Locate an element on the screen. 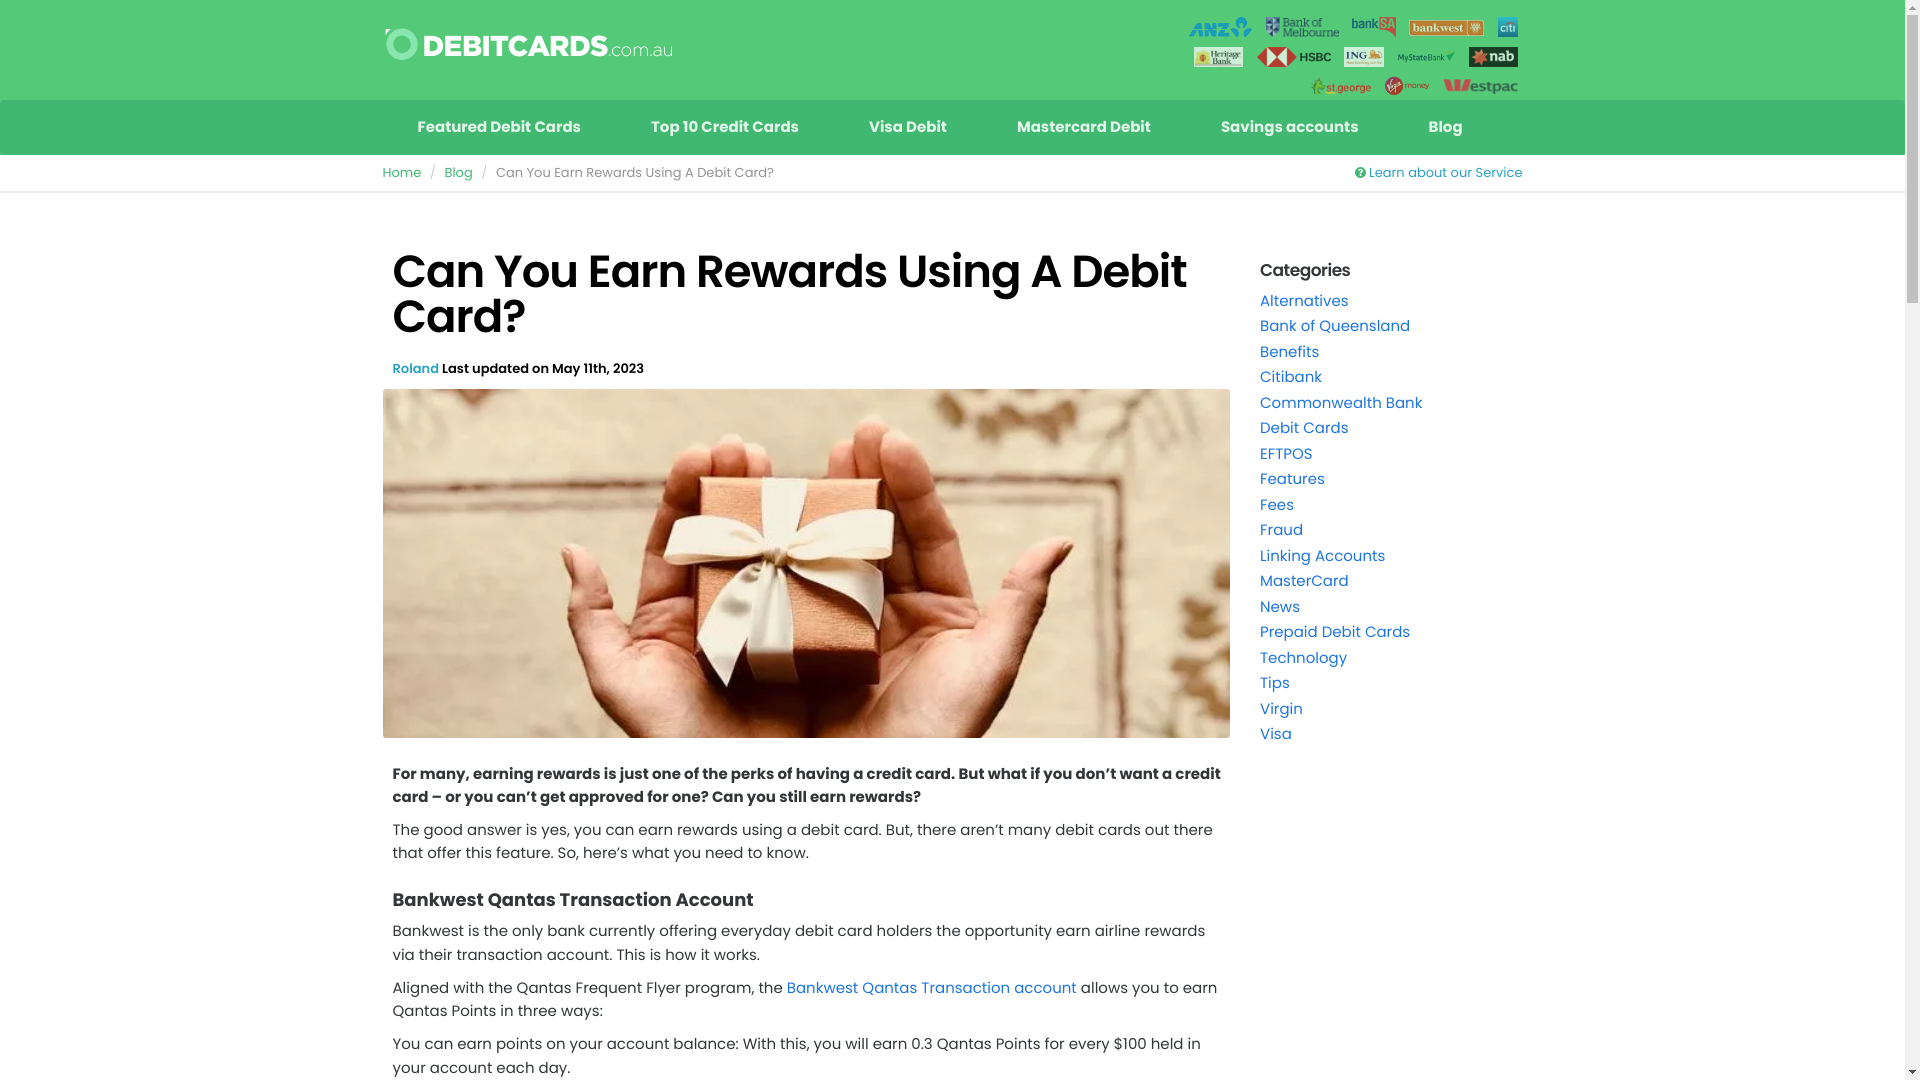 This screenshot has width=1920, height=1080. 'Home' is located at coordinates (400, 171).